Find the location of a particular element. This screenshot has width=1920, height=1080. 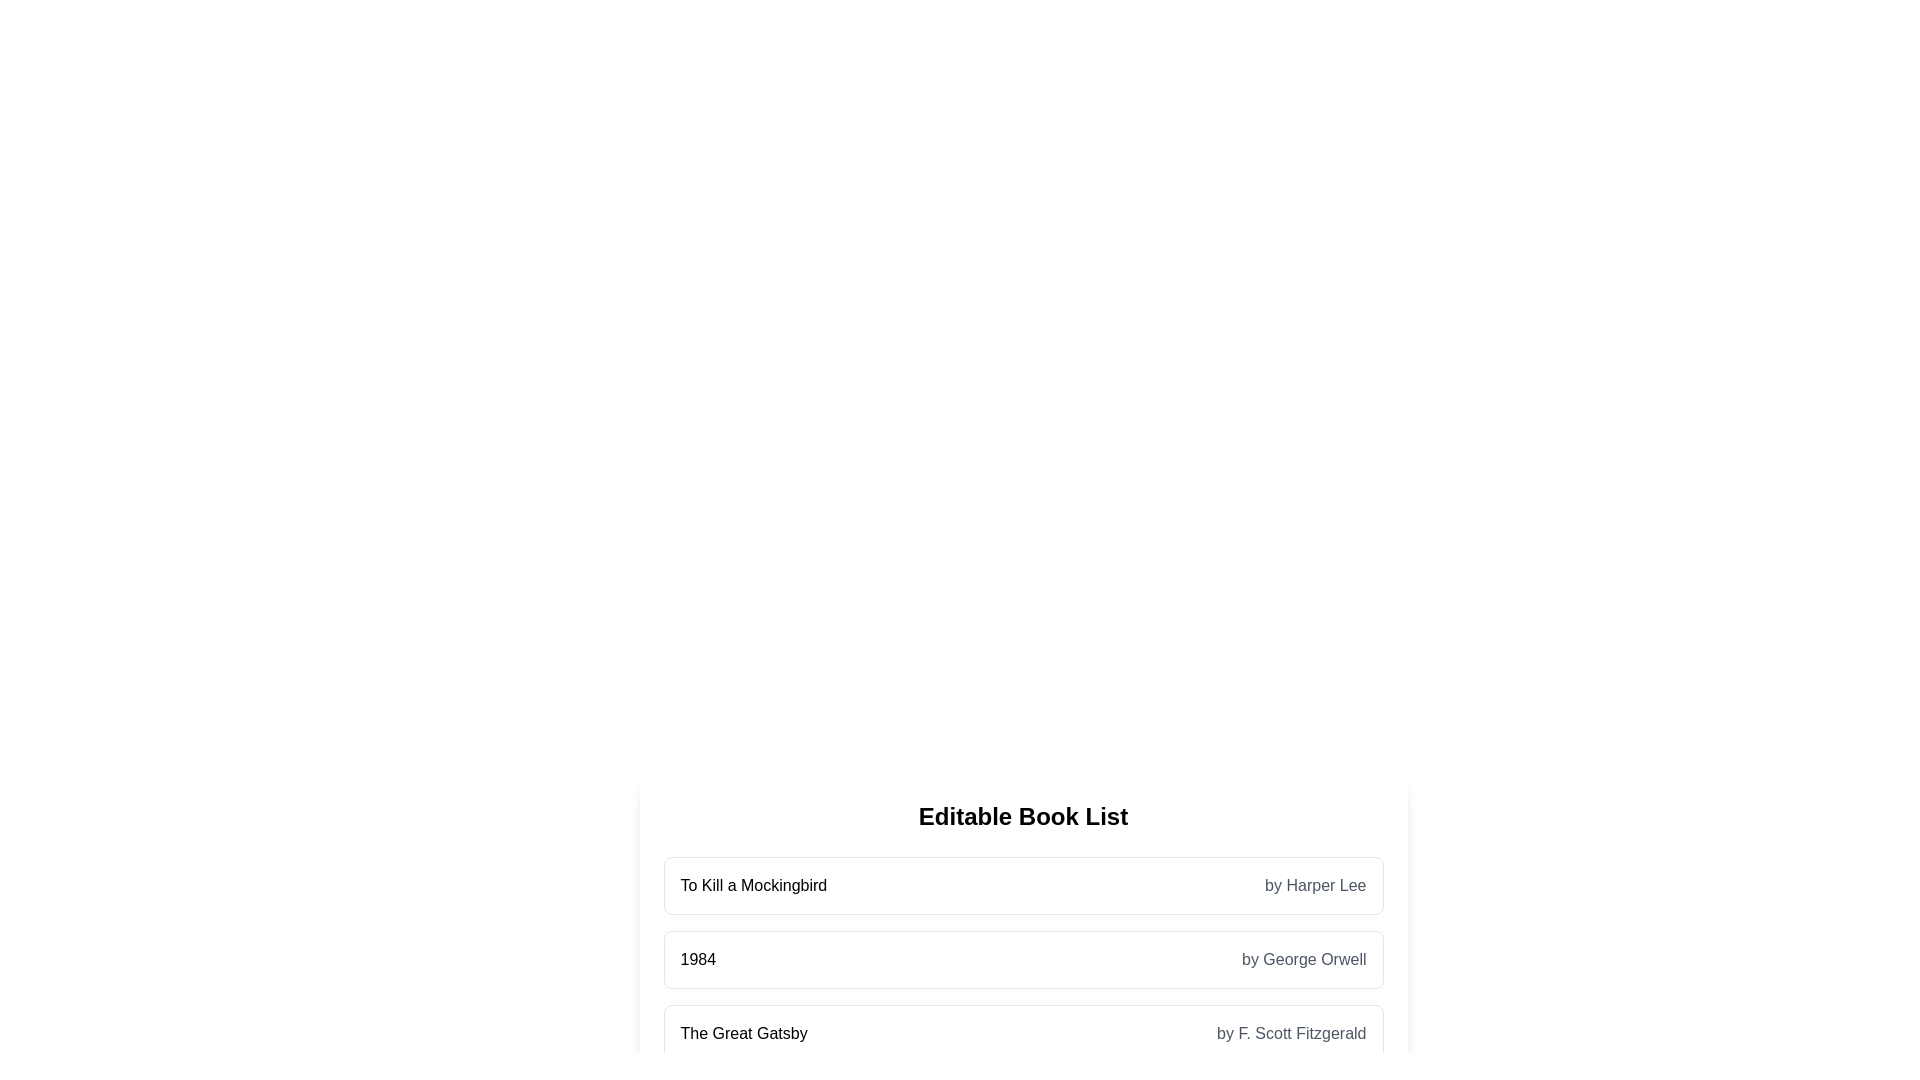

the text label representing the title of the book in the third row of the book list, positioned centrally to the left of the author text 'by F. Scott Fitzgerald' is located at coordinates (743, 1033).